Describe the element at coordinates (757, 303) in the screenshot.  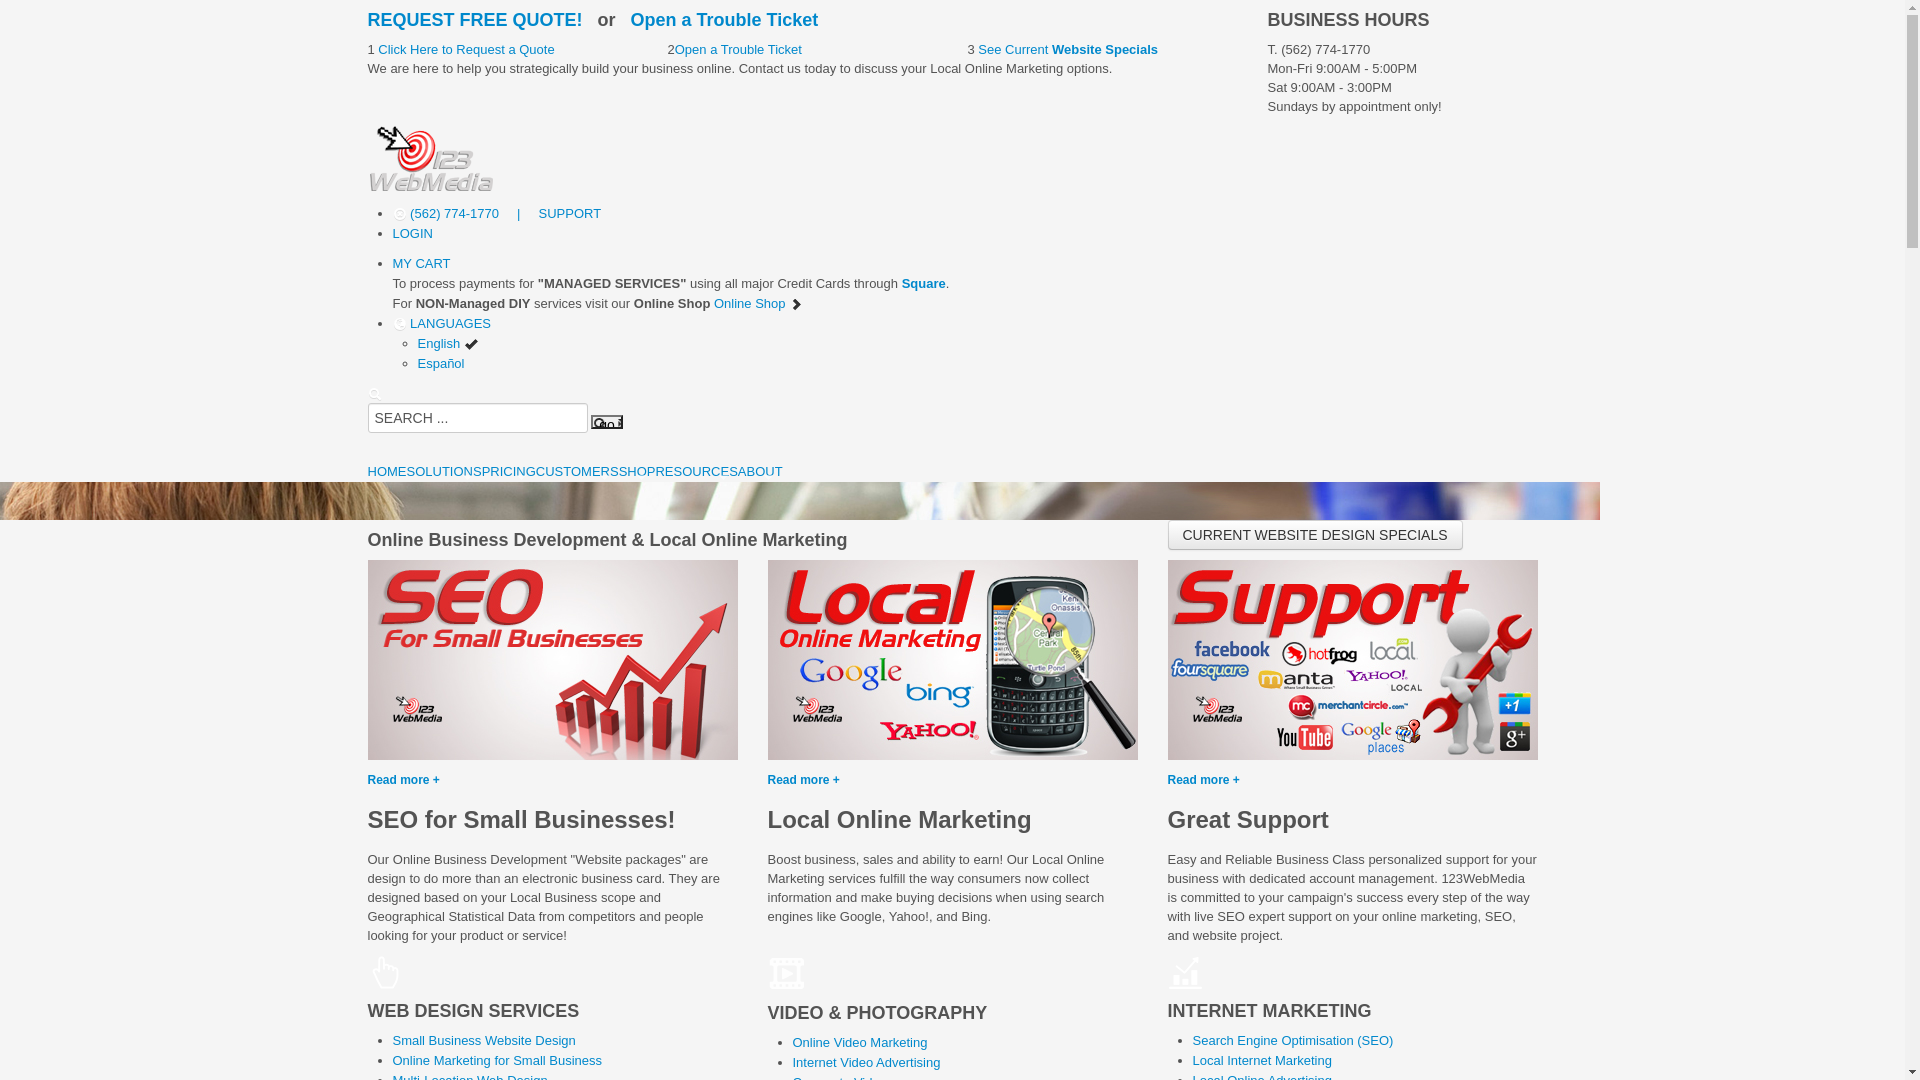
I see `'Online Shop'` at that location.